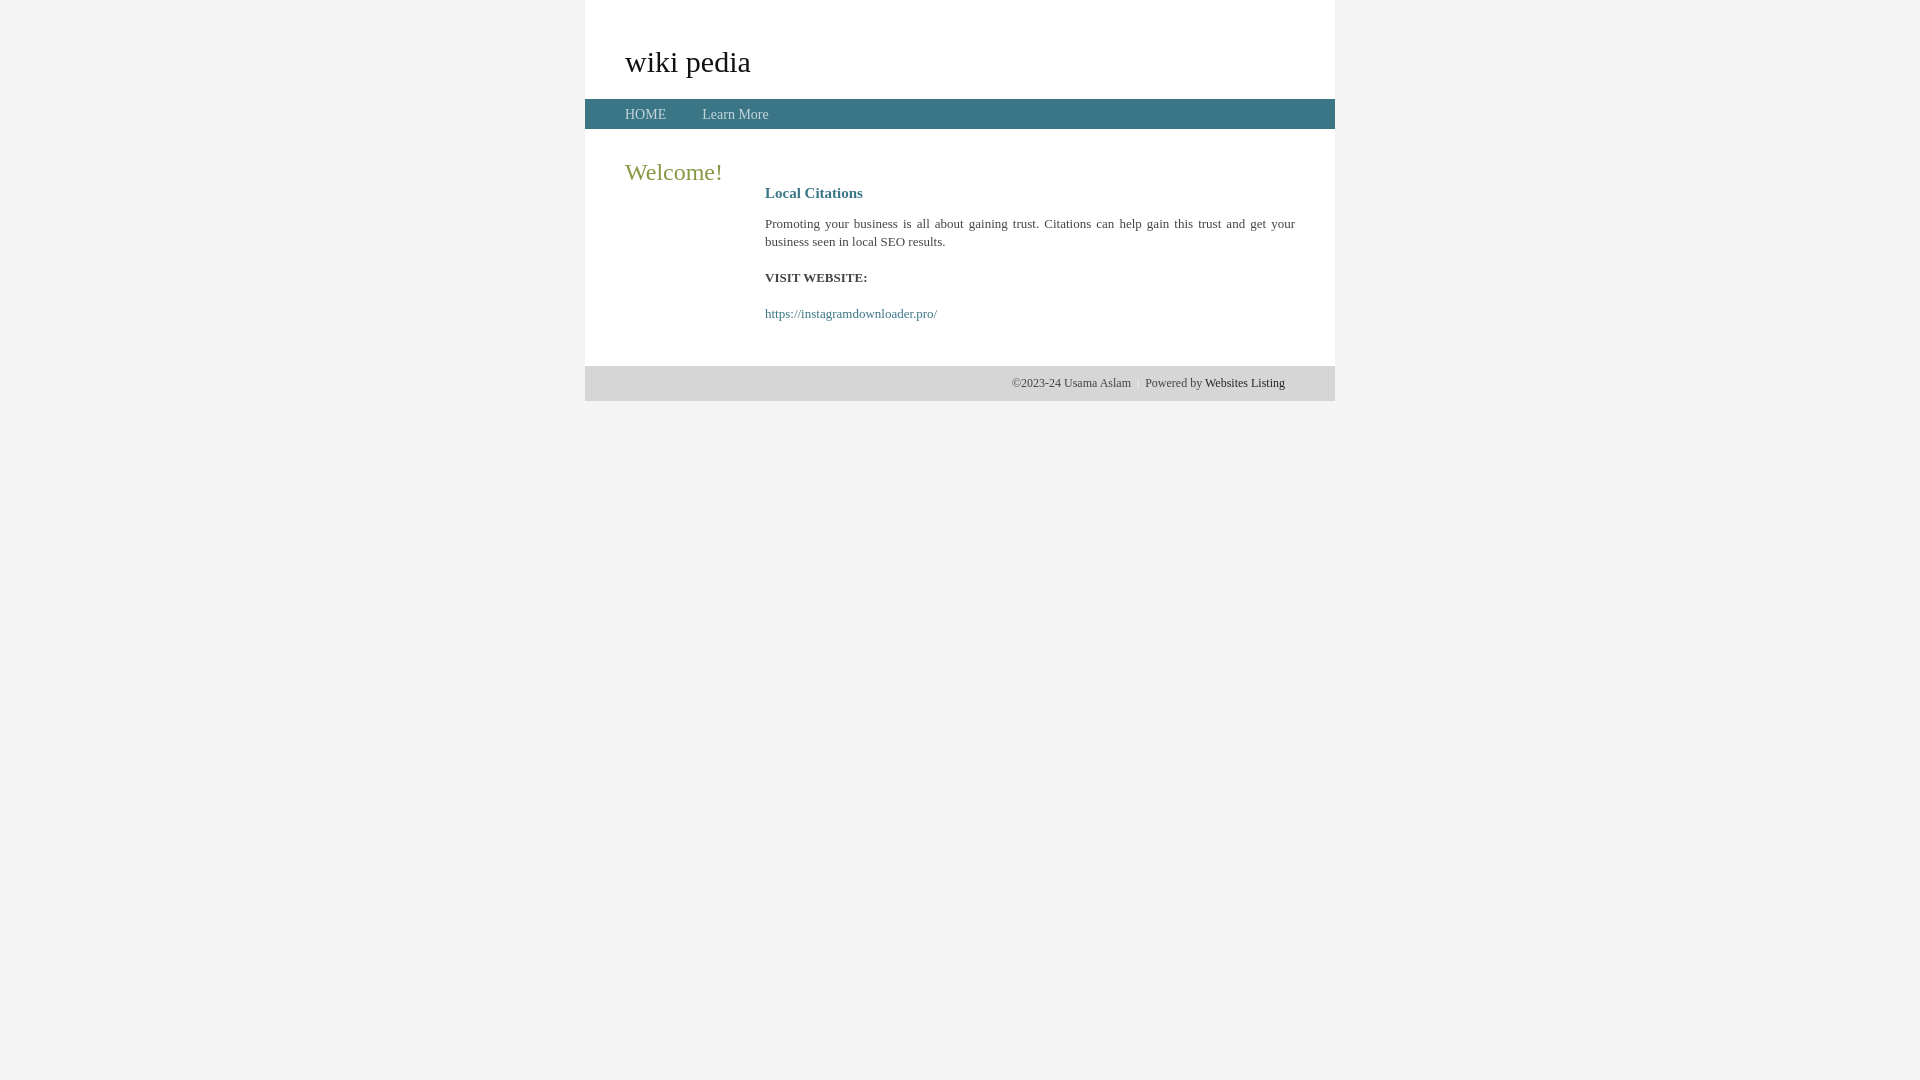 The width and height of the screenshot is (1920, 1080). I want to click on 'wiki pedia', so click(687, 60).